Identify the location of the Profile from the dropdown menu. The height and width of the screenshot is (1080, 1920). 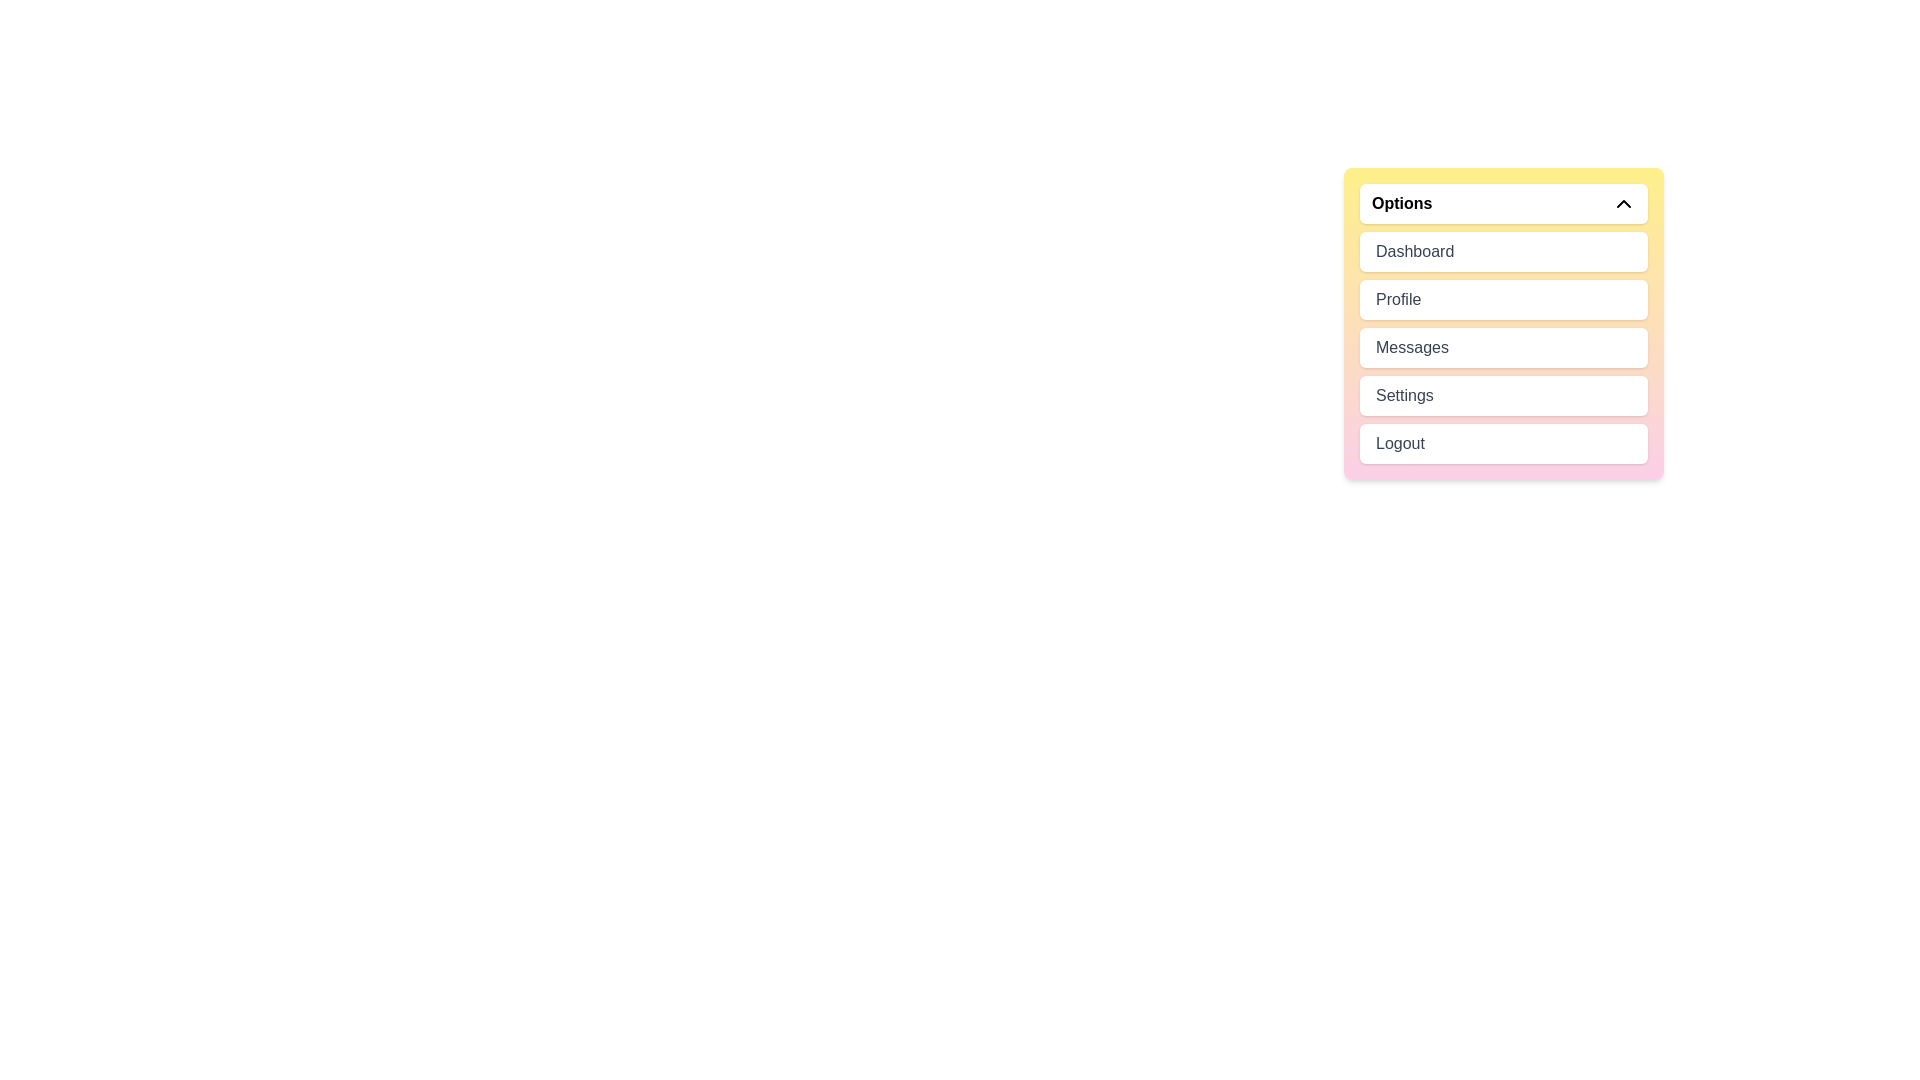
(1503, 300).